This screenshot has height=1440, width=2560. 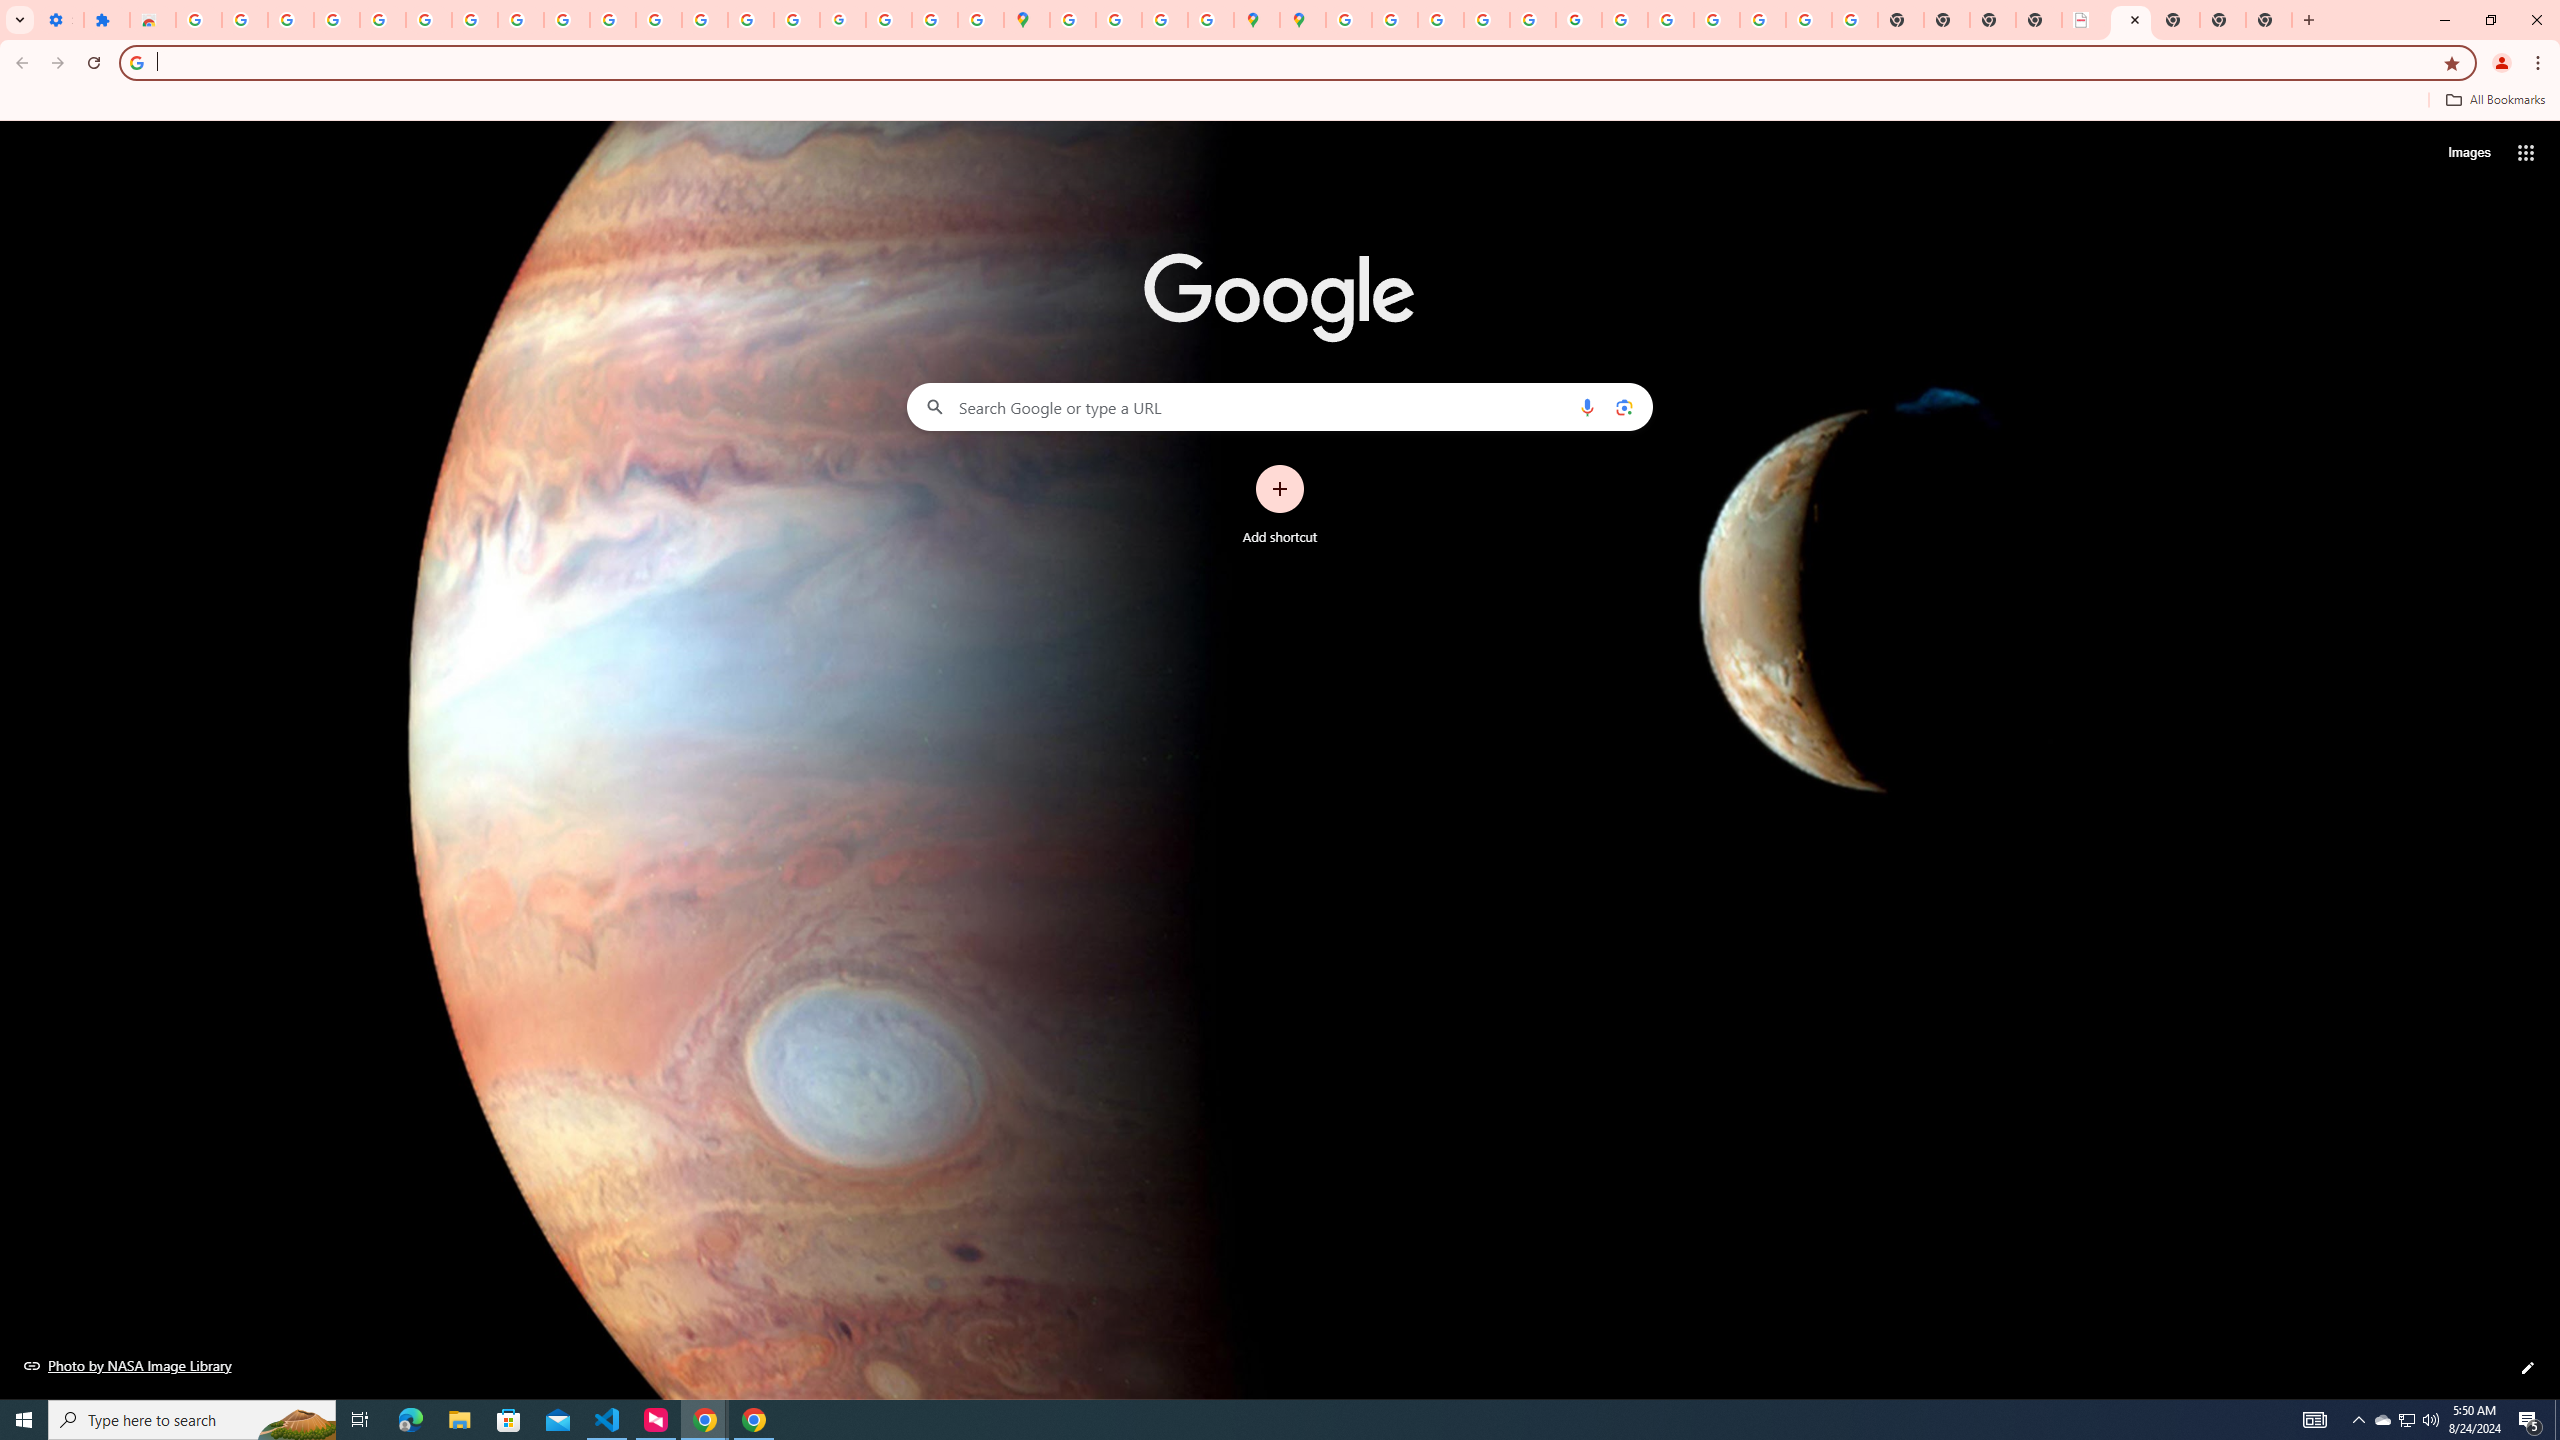 What do you see at coordinates (1439, 19) in the screenshot?
I see `'Privacy Help Center - Policies Help'` at bounding box center [1439, 19].